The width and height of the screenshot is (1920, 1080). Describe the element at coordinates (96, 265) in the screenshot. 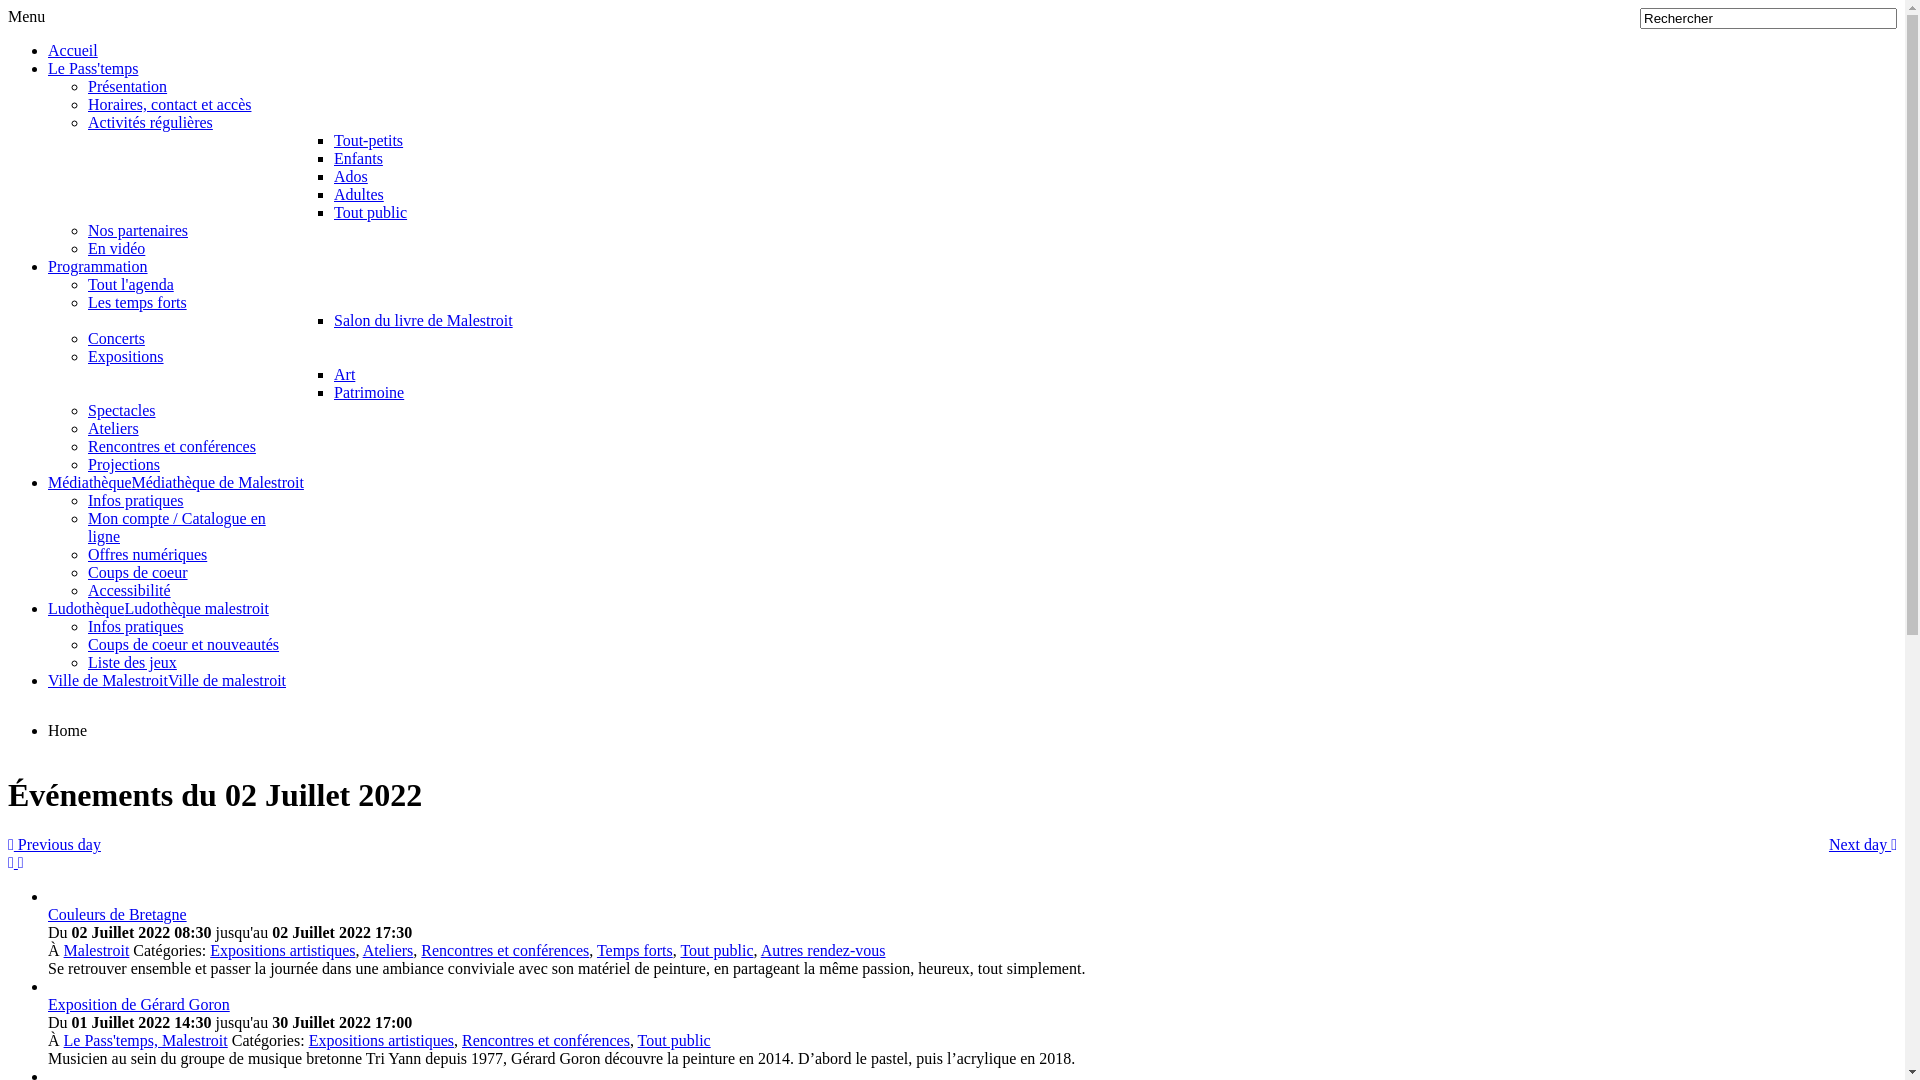

I see `'Programmation'` at that location.